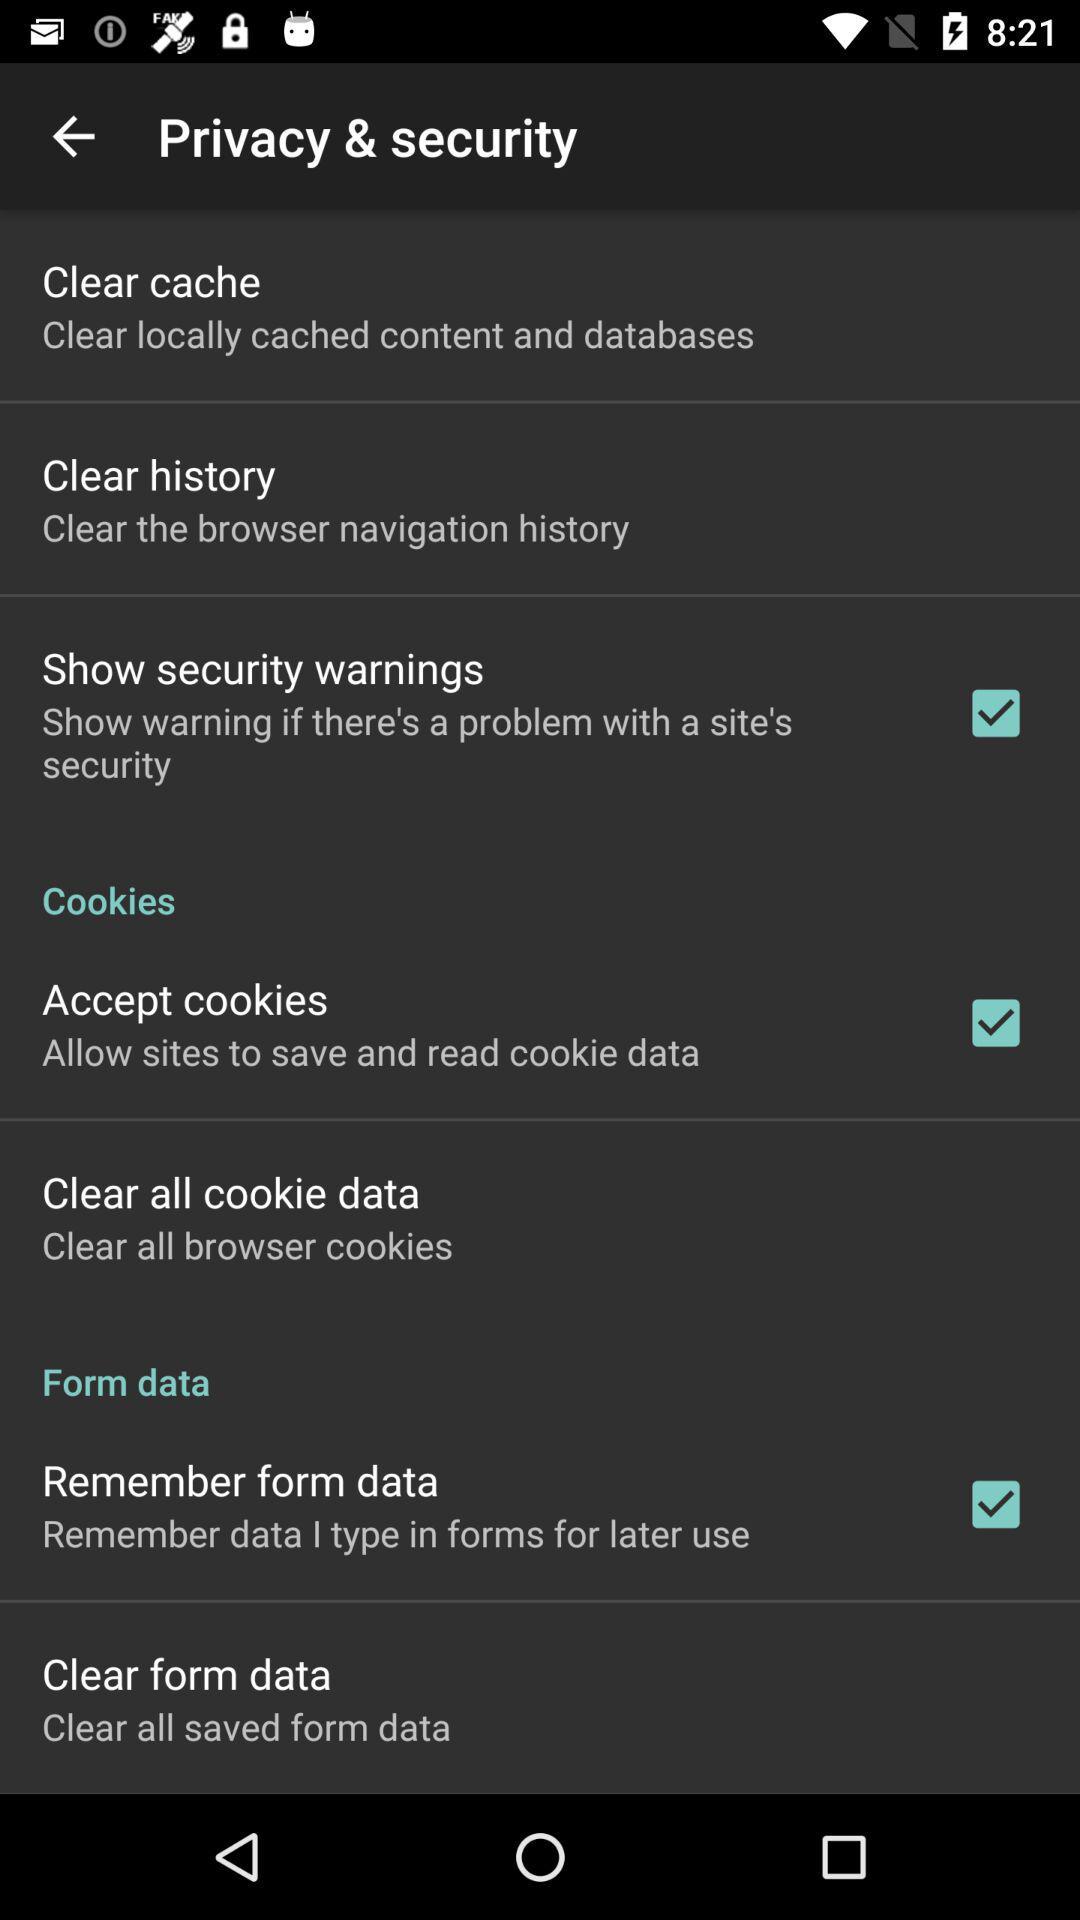  What do you see at coordinates (371, 1050) in the screenshot?
I see `the icon above clear all cookie icon` at bounding box center [371, 1050].